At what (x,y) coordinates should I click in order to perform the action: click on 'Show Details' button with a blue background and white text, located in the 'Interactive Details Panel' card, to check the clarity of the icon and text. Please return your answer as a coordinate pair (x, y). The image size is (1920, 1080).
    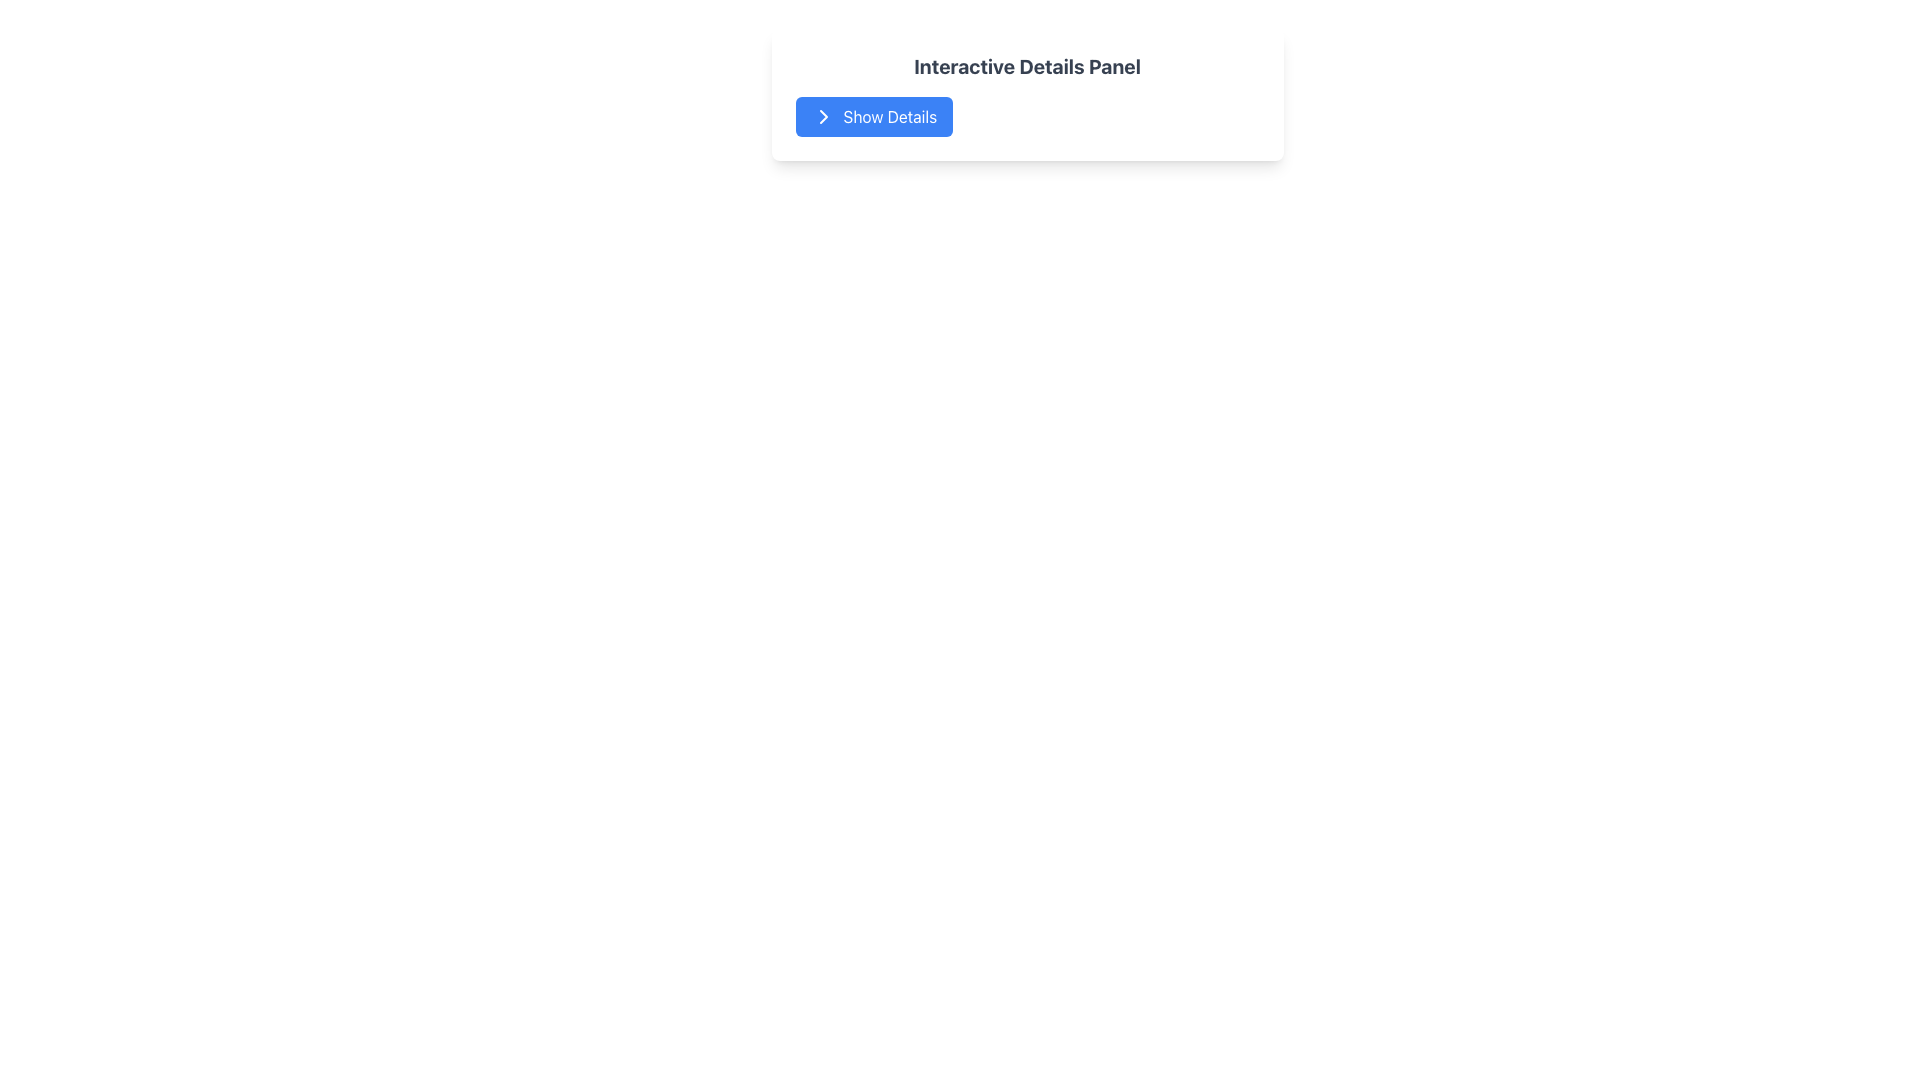
    Looking at the image, I should click on (873, 116).